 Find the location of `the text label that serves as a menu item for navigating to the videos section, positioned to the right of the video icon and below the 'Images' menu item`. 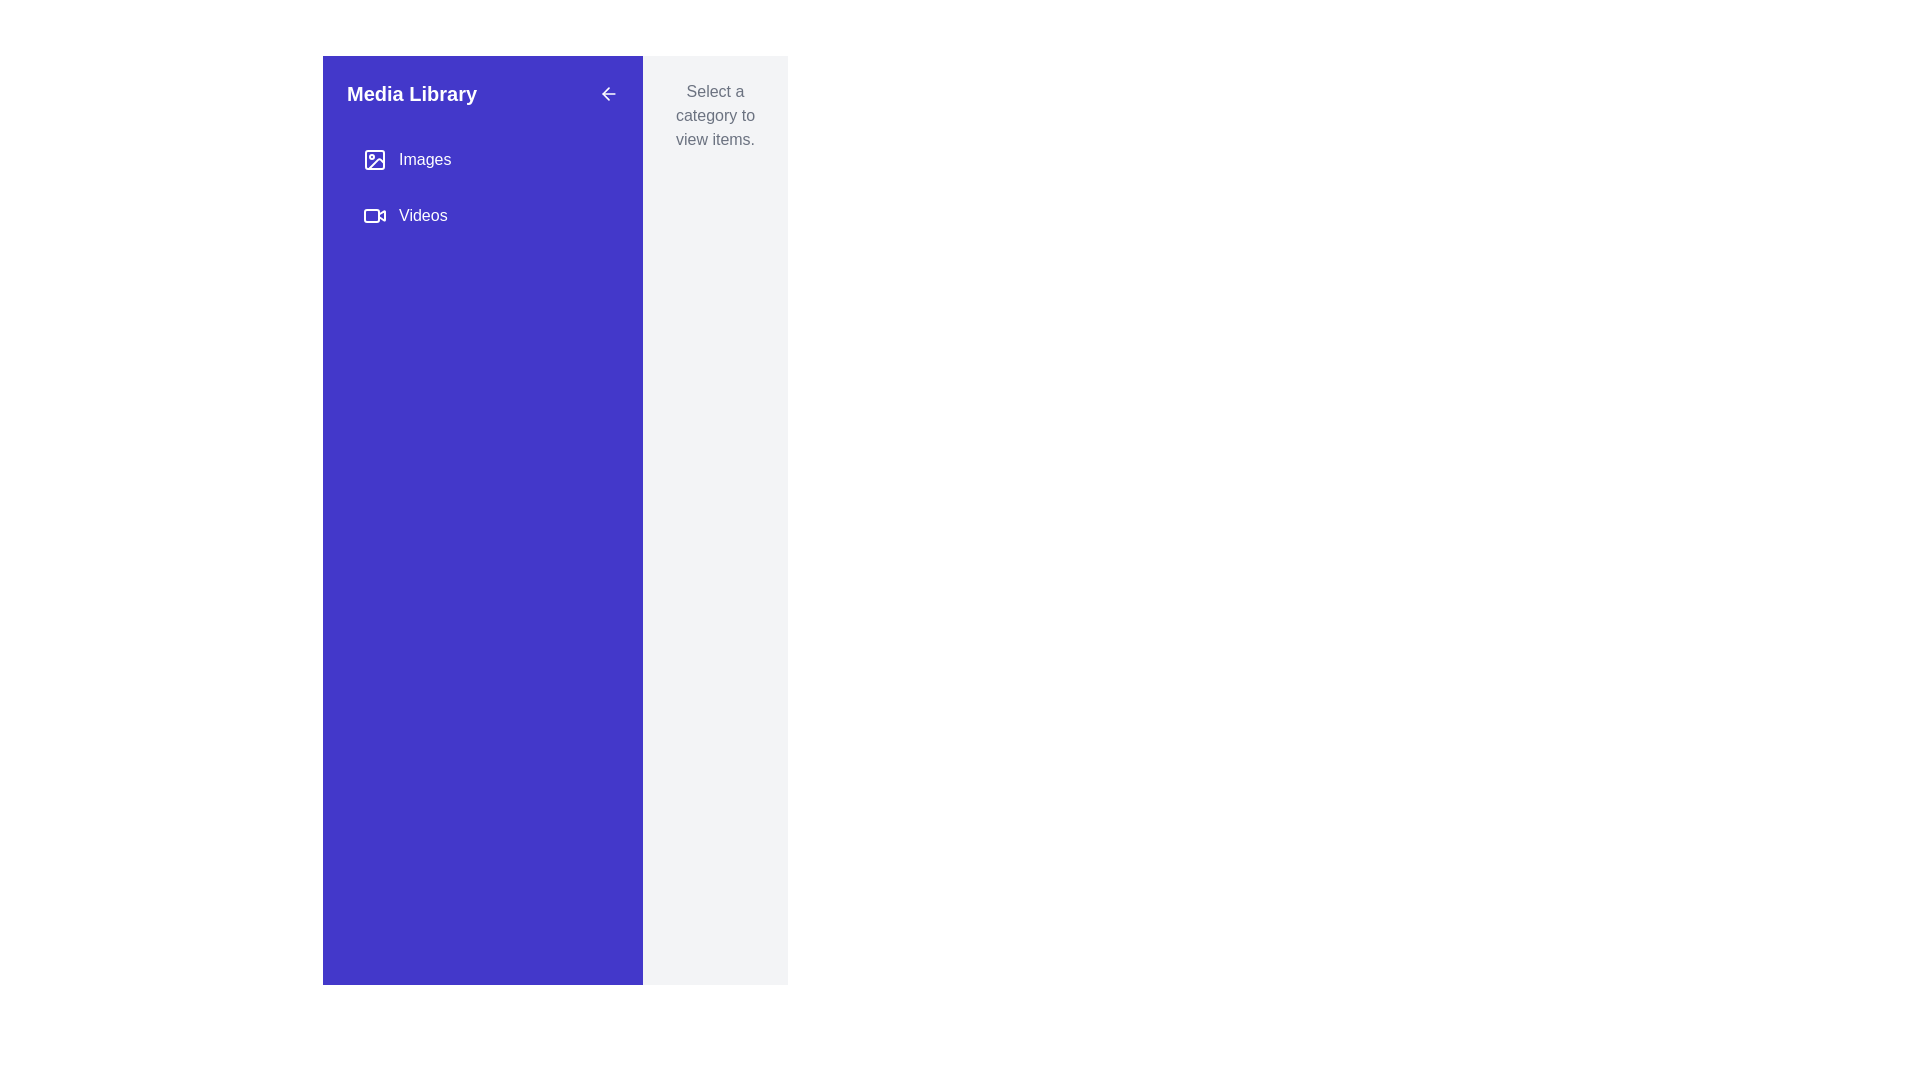

the text label that serves as a menu item for navigating to the videos section, positioned to the right of the video icon and below the 'Images' menu item is located at coordinates (422, 216).